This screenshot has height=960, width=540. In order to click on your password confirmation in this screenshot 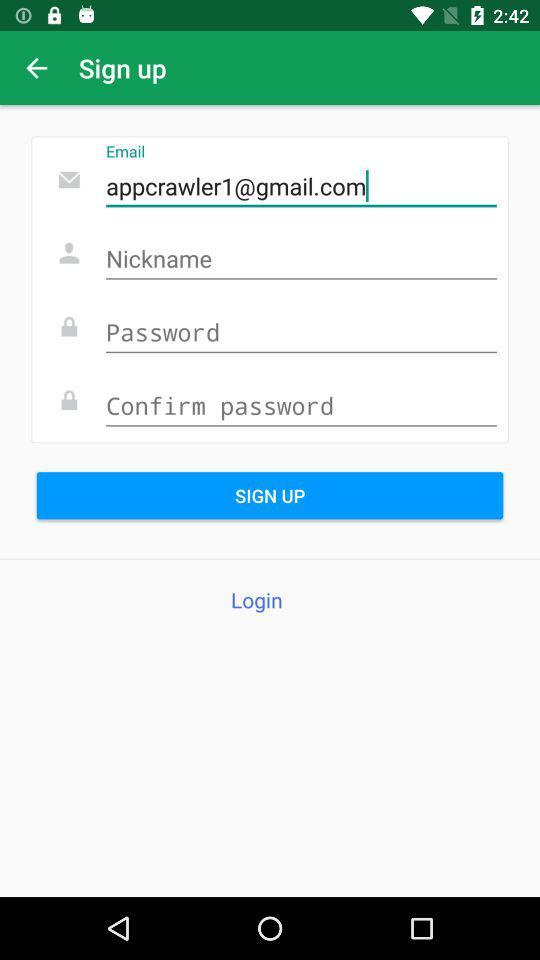, I will do `click(300, 406)`.